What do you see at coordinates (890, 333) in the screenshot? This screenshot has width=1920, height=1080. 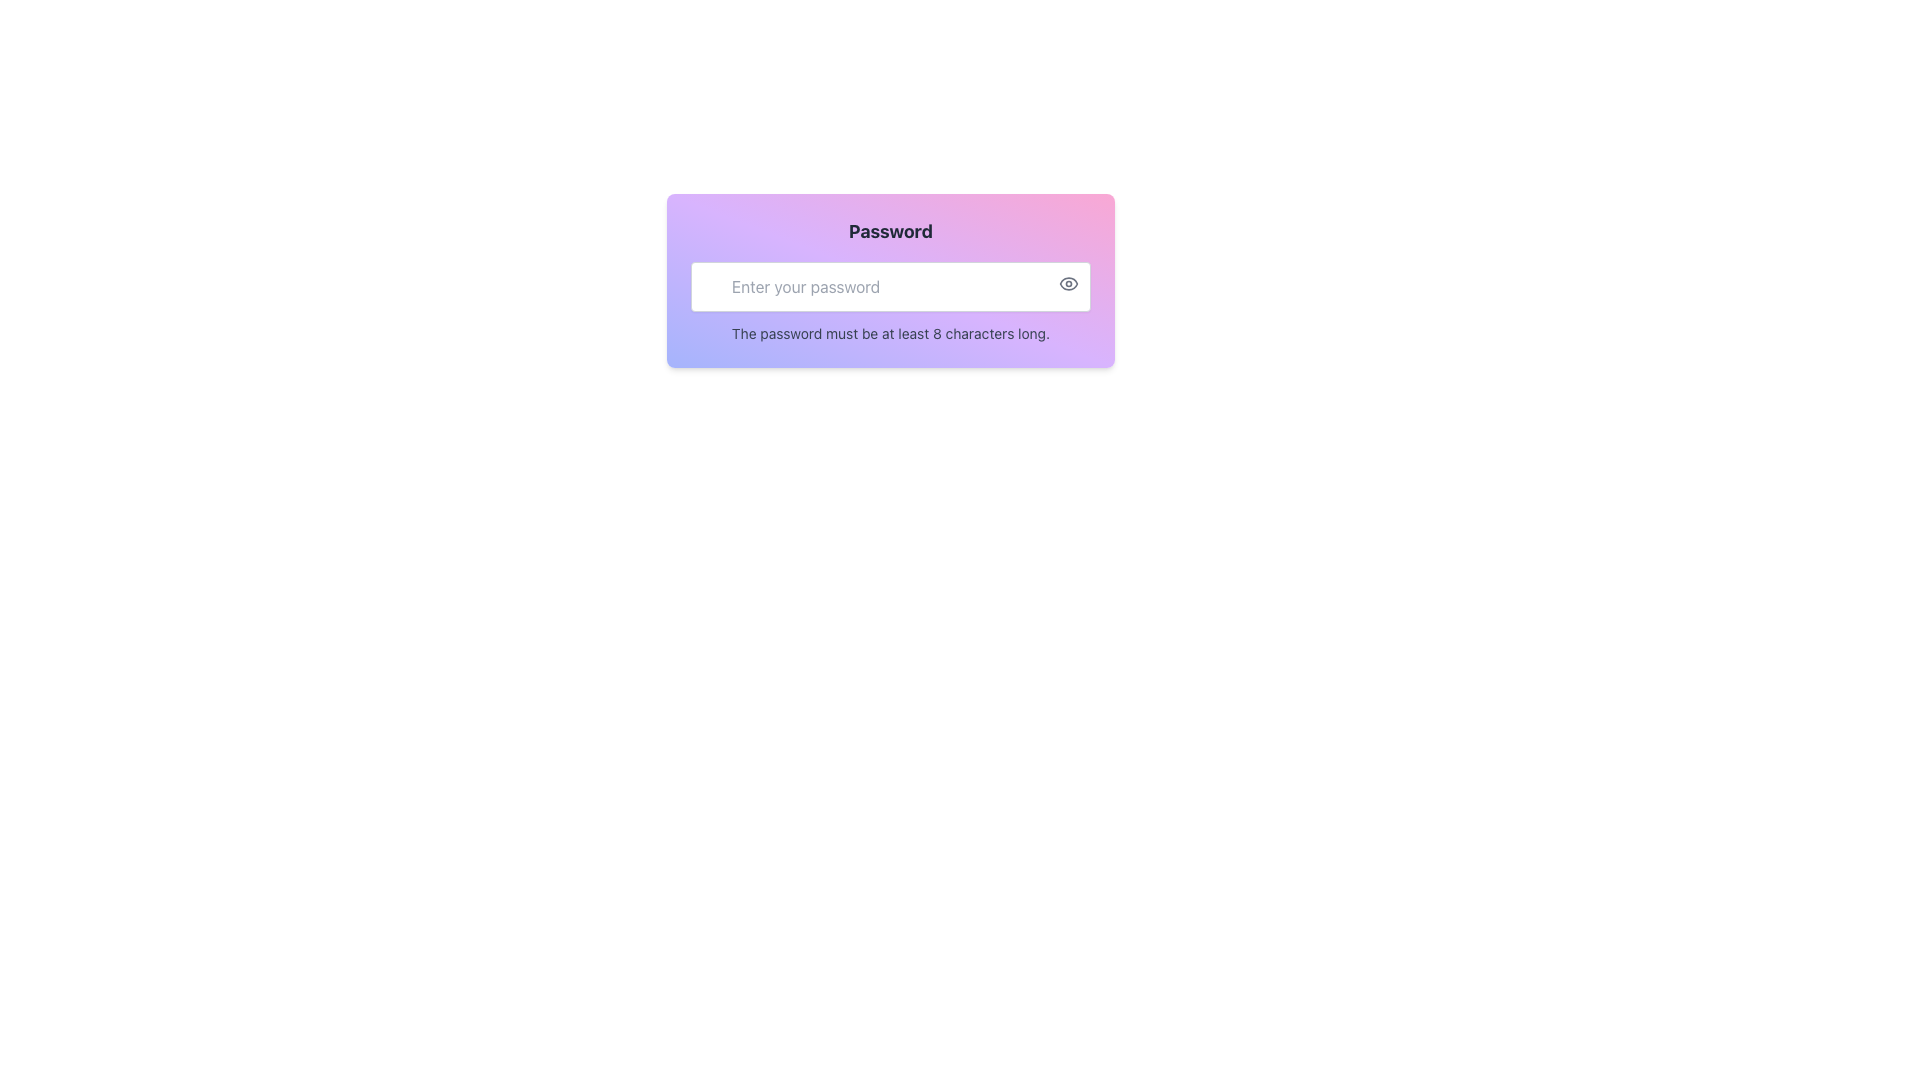 I see `the text label that displays the instruction 'The password must be at least 8 characters long,' which is located at the bottom of a colorful card with a gradient background` at bounding box center [890, 333].